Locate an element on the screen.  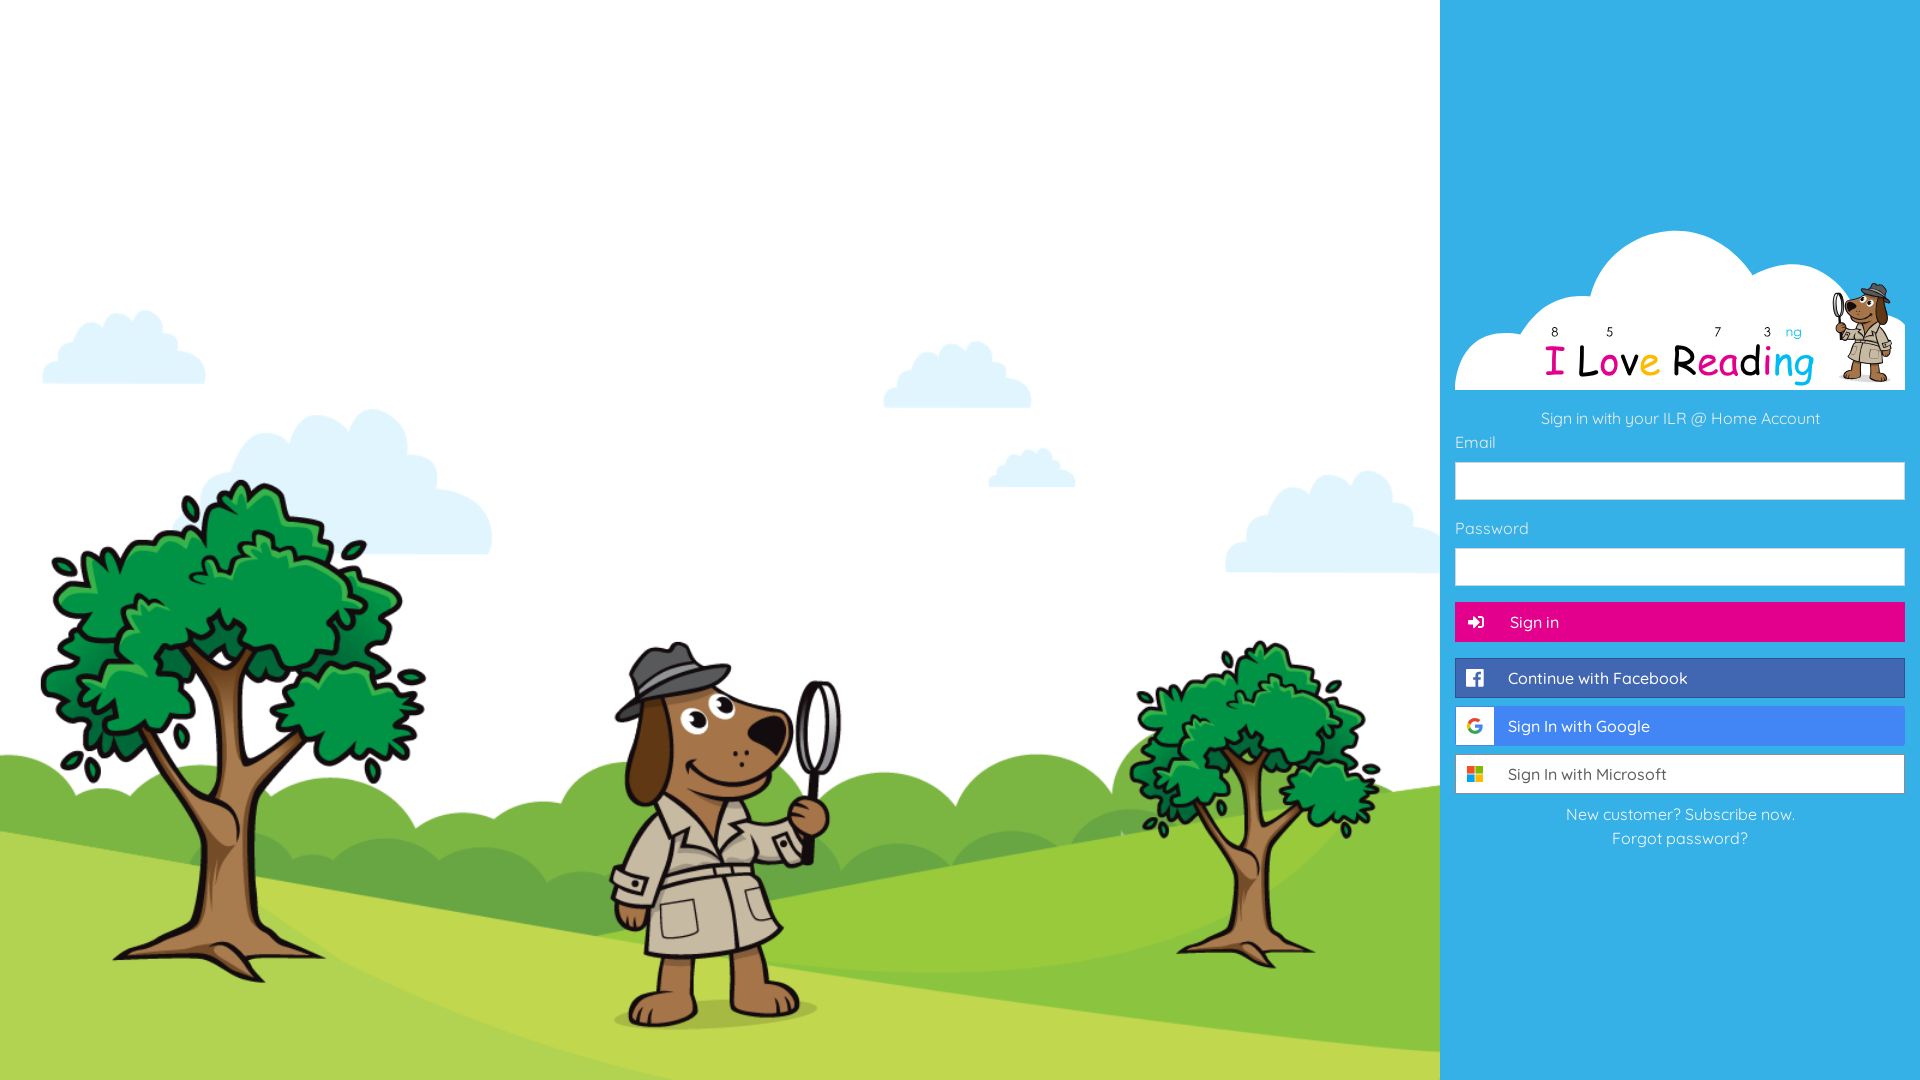
'Sign In with Microsoft' is located at coordinates (1680, 773).